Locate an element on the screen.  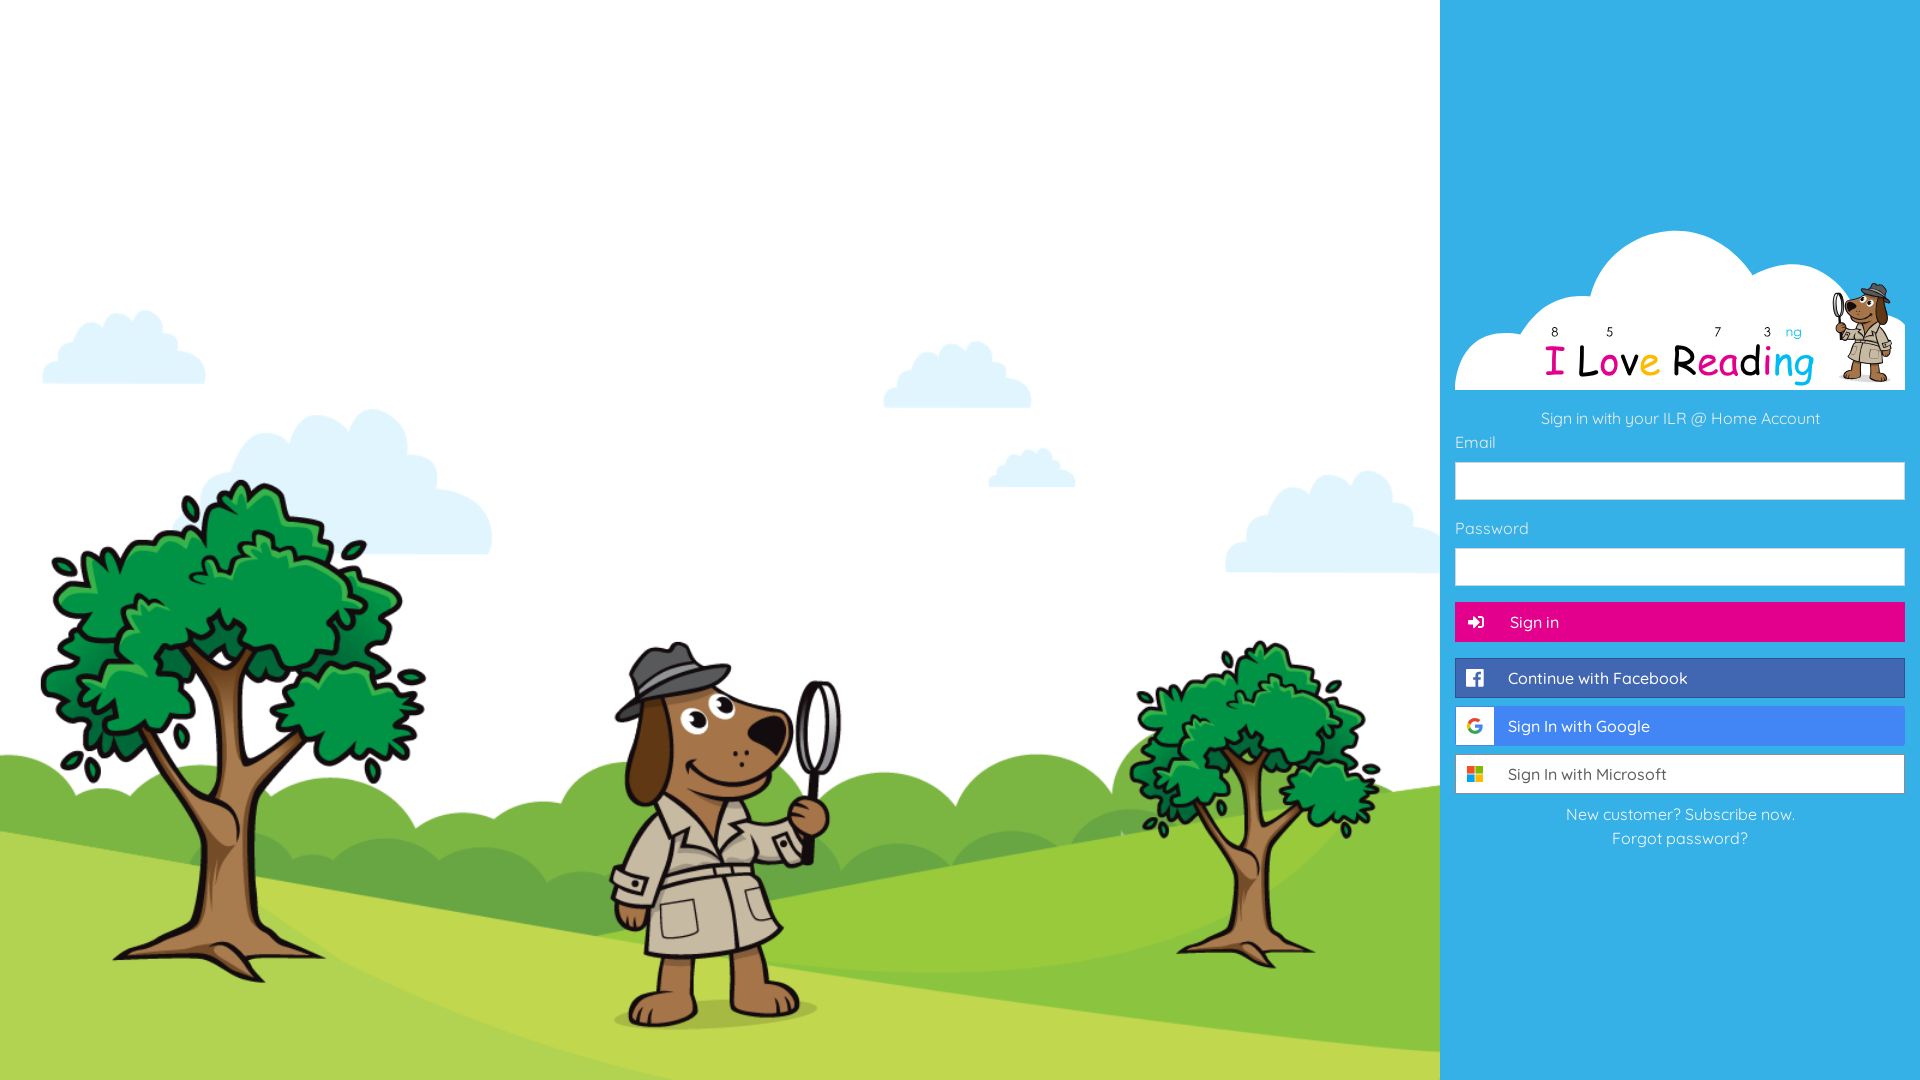
'Sign In with Microsoft' is located at coordinates (1680, 773).